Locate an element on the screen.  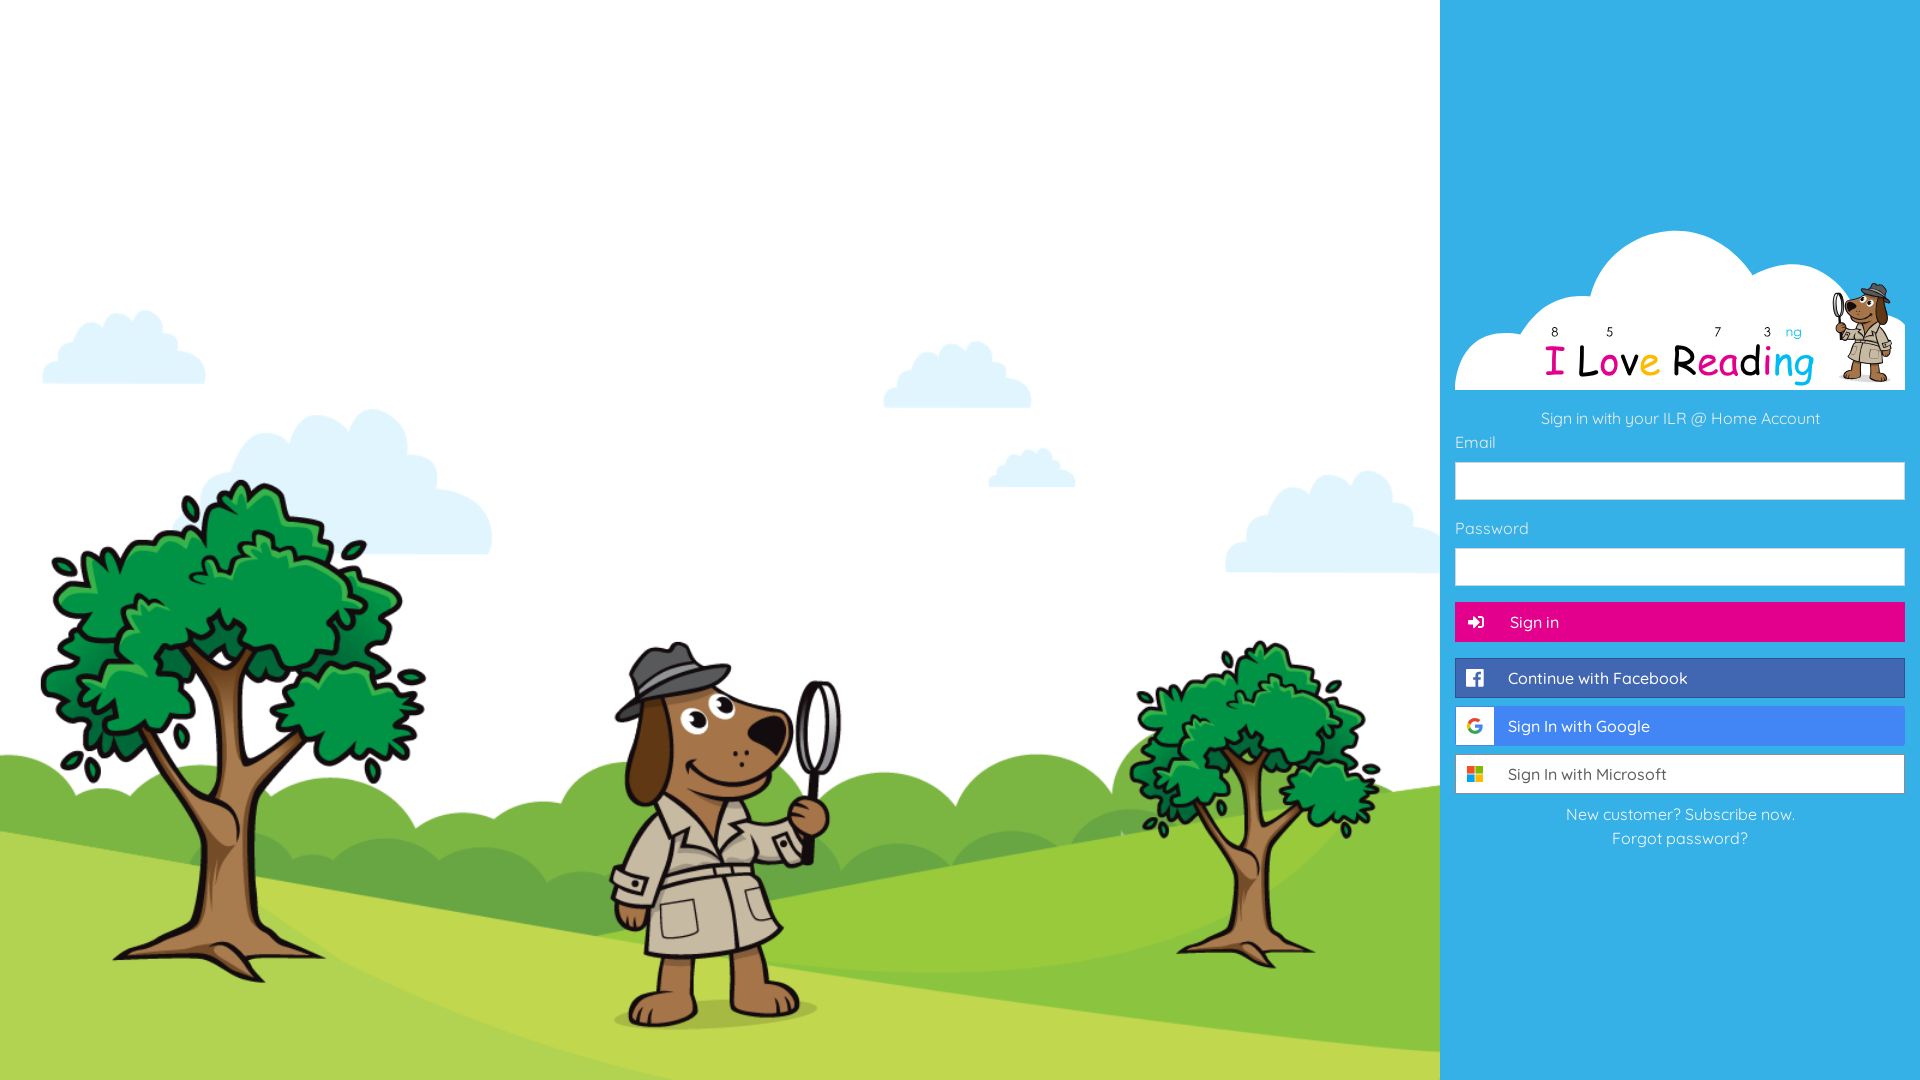
'Sign In with Microsoft' is located at coordinates (1680, 773).